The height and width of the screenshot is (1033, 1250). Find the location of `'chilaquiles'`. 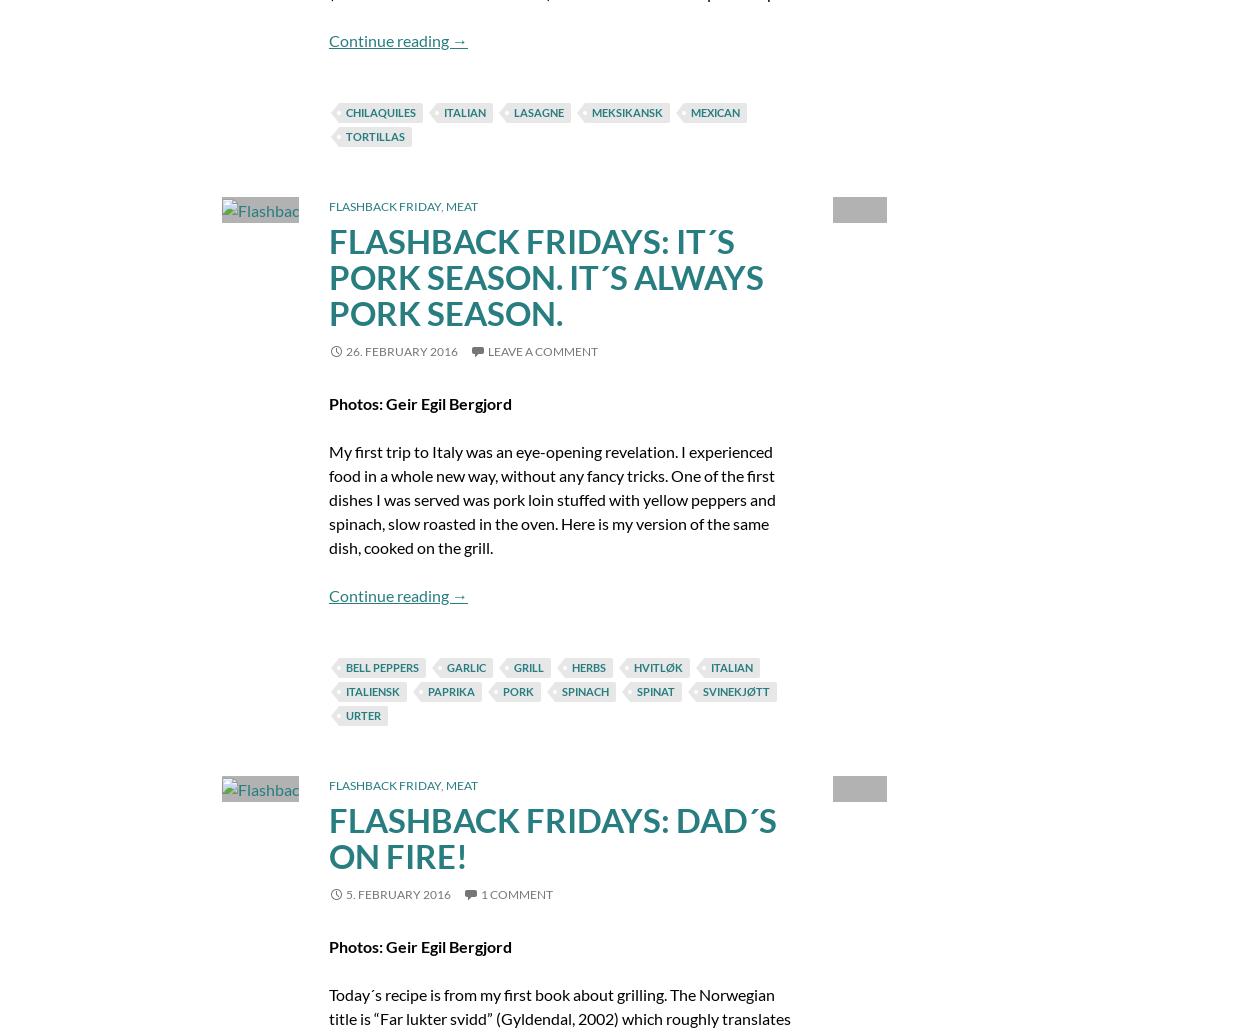

'chilaquiles' is located at coordinates (380, 111).